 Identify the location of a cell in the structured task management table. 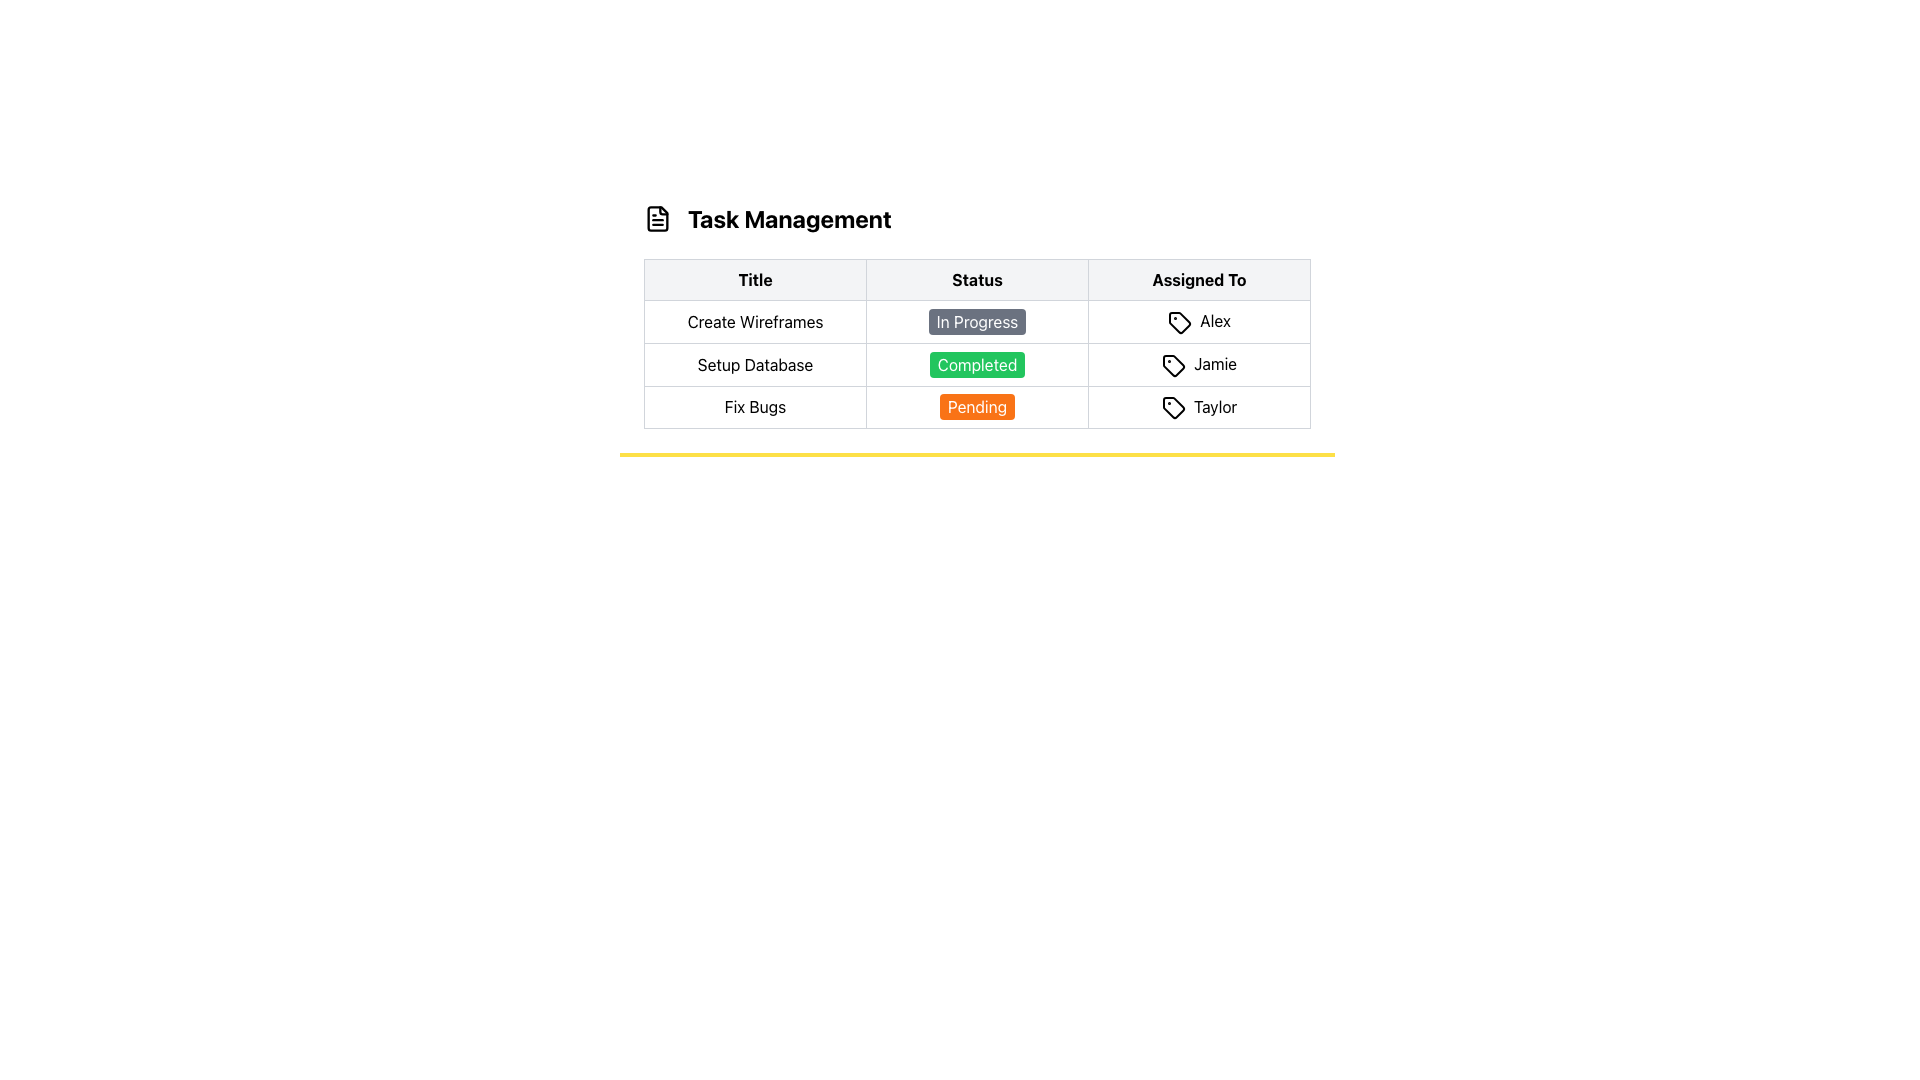
(977, 343).